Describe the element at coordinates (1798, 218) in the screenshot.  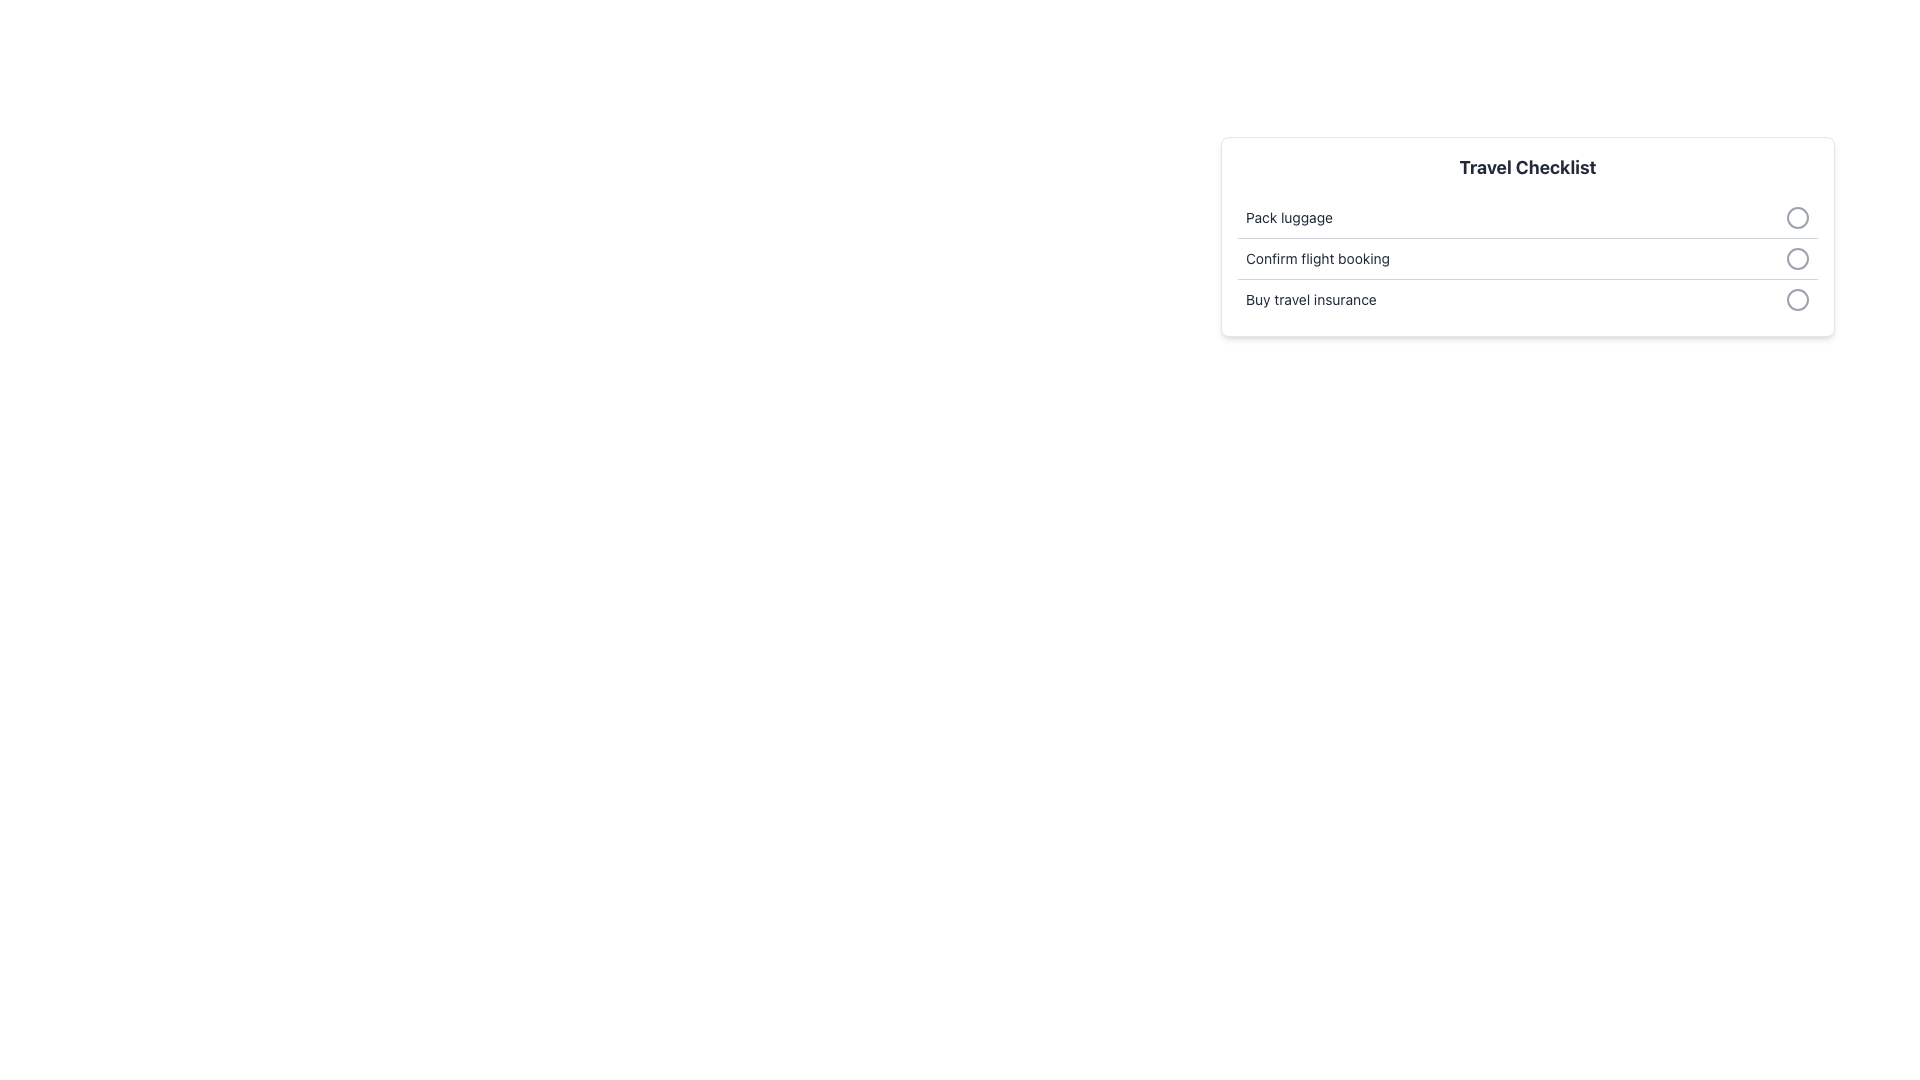
I see `the checkbox or toggle button located to the right of the 'Pack luggage' checklist item` at that location.